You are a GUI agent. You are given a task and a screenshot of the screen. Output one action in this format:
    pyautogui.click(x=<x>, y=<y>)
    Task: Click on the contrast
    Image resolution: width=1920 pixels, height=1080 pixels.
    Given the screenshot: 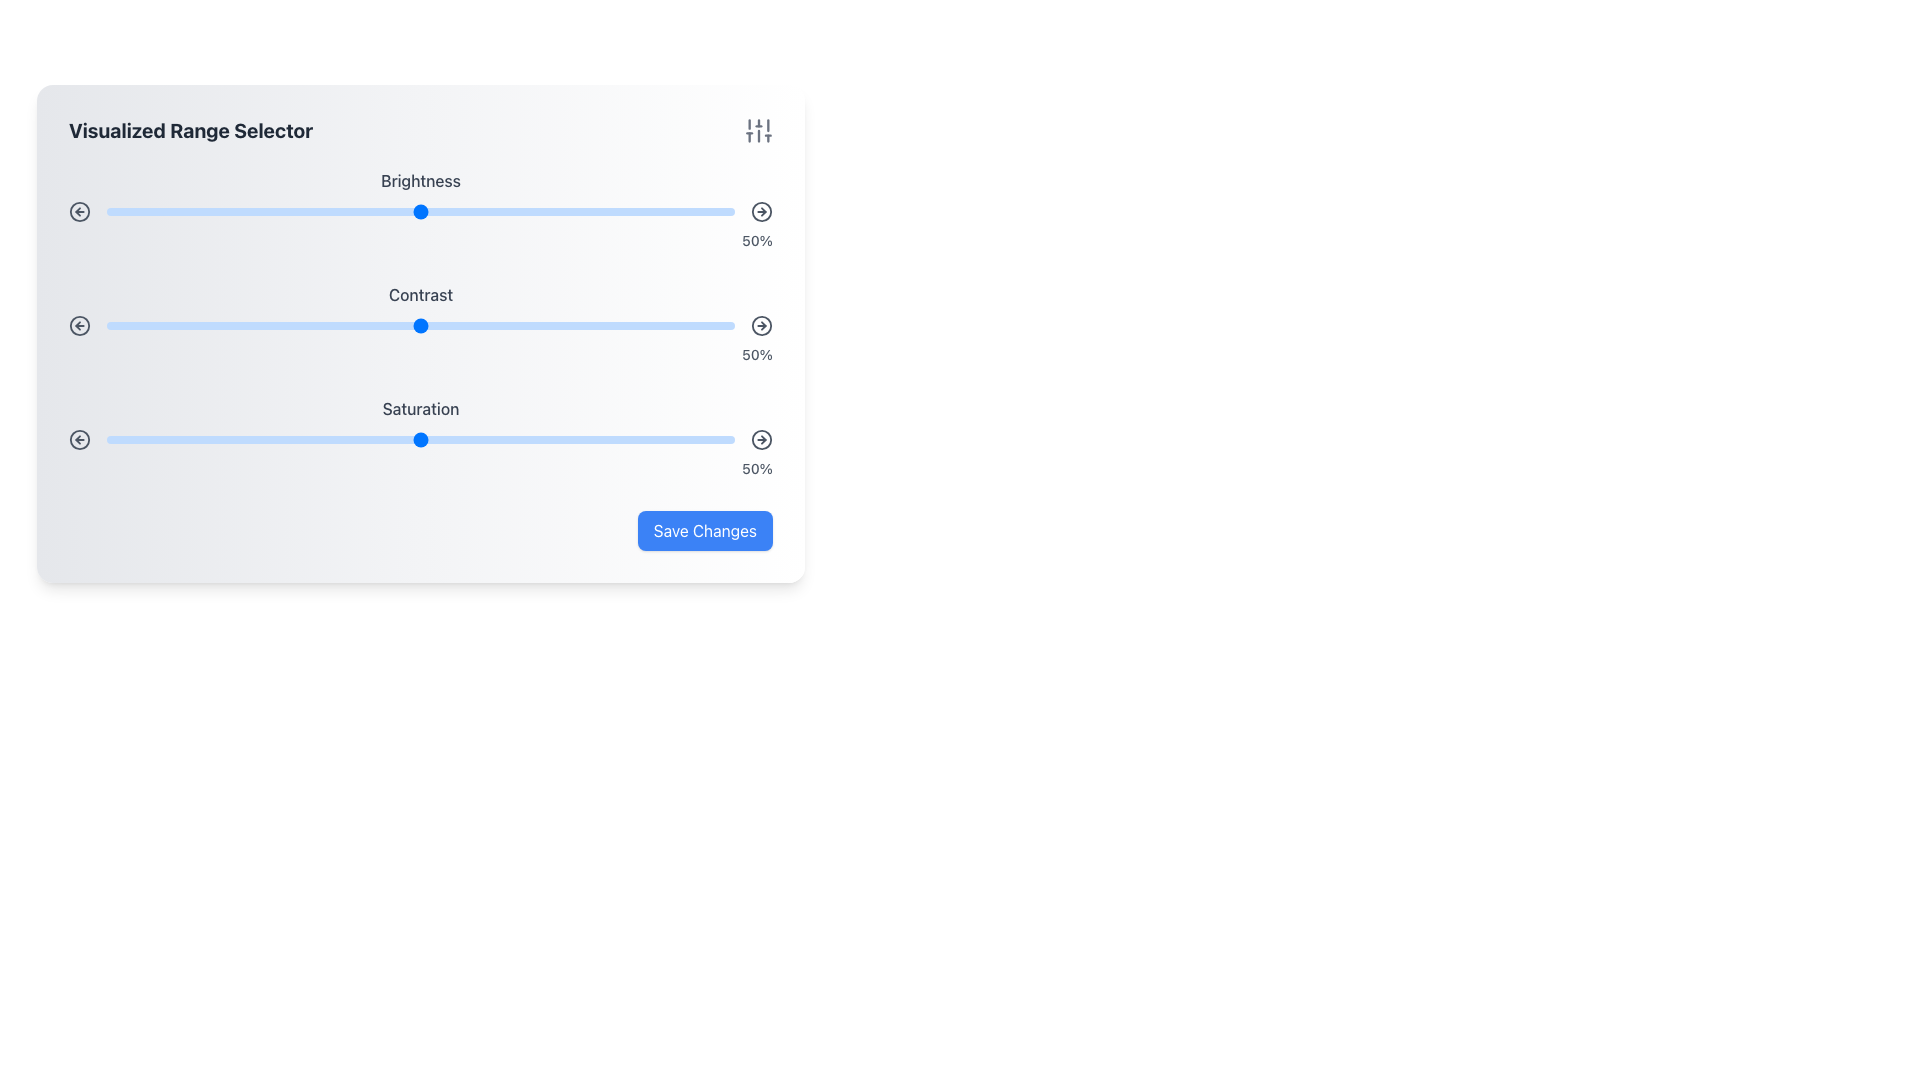 What is the action you would take?
    pyautogui.click(x=457, y=325)
    